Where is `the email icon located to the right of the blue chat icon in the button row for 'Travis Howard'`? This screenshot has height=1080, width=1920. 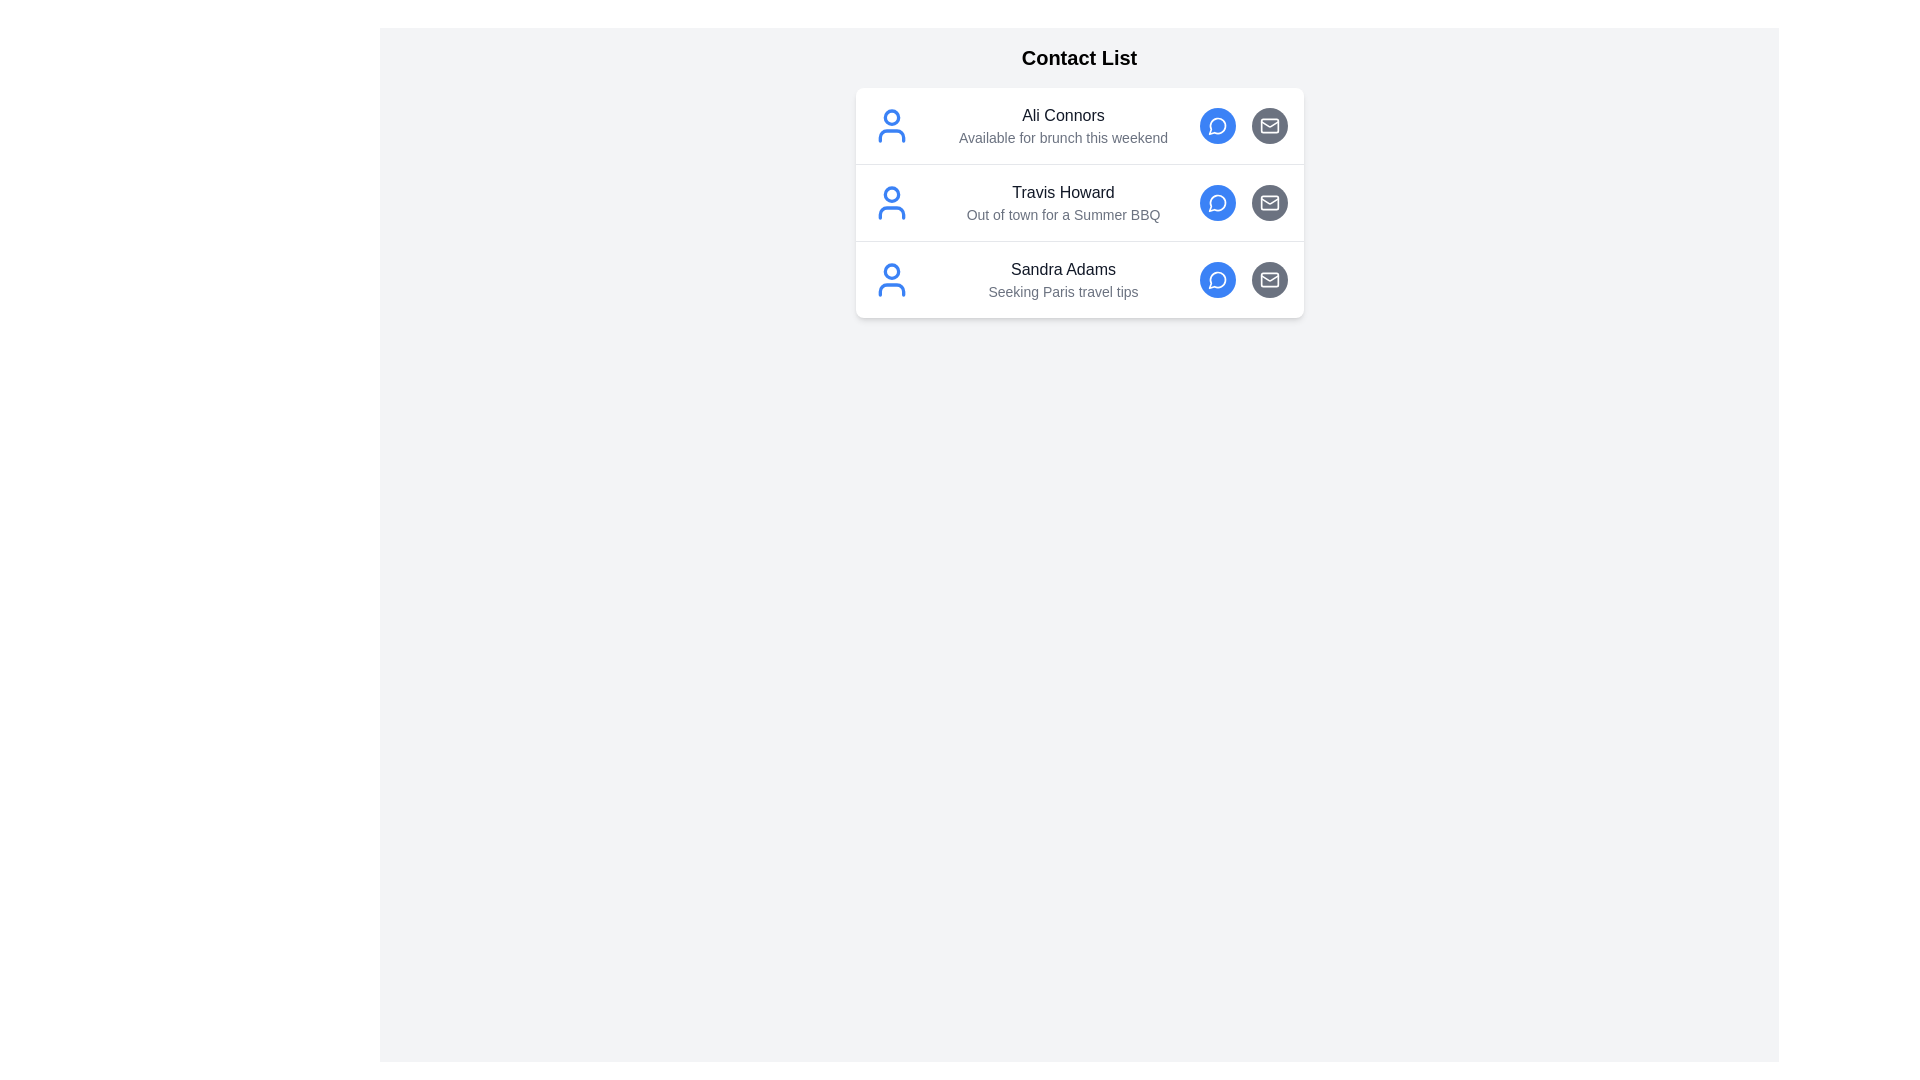
the email icon located to the right of the blue chat icon in the button row for 'Travis Howard' is located at coordinates (1268, 203).